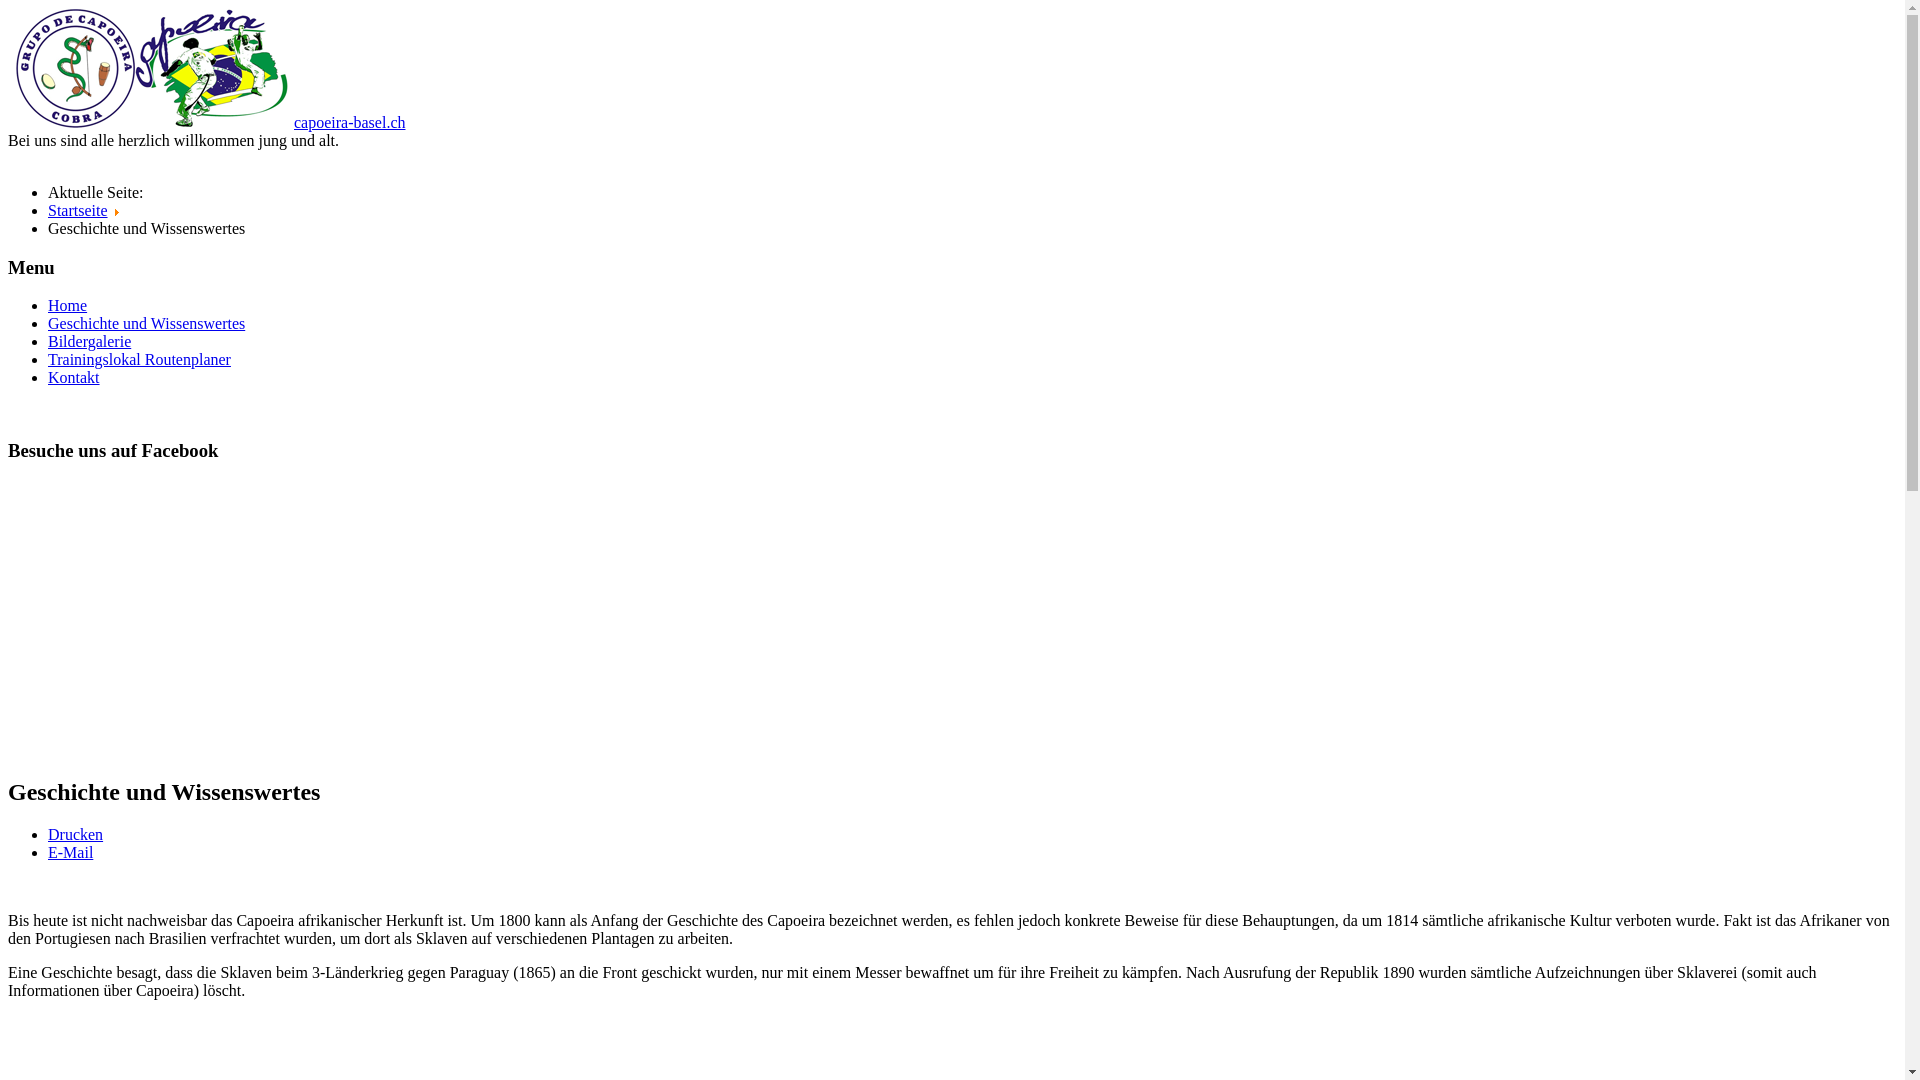 This screenshot has width=1920, height=1080. I want to click on 'Home', so click(67, 305).